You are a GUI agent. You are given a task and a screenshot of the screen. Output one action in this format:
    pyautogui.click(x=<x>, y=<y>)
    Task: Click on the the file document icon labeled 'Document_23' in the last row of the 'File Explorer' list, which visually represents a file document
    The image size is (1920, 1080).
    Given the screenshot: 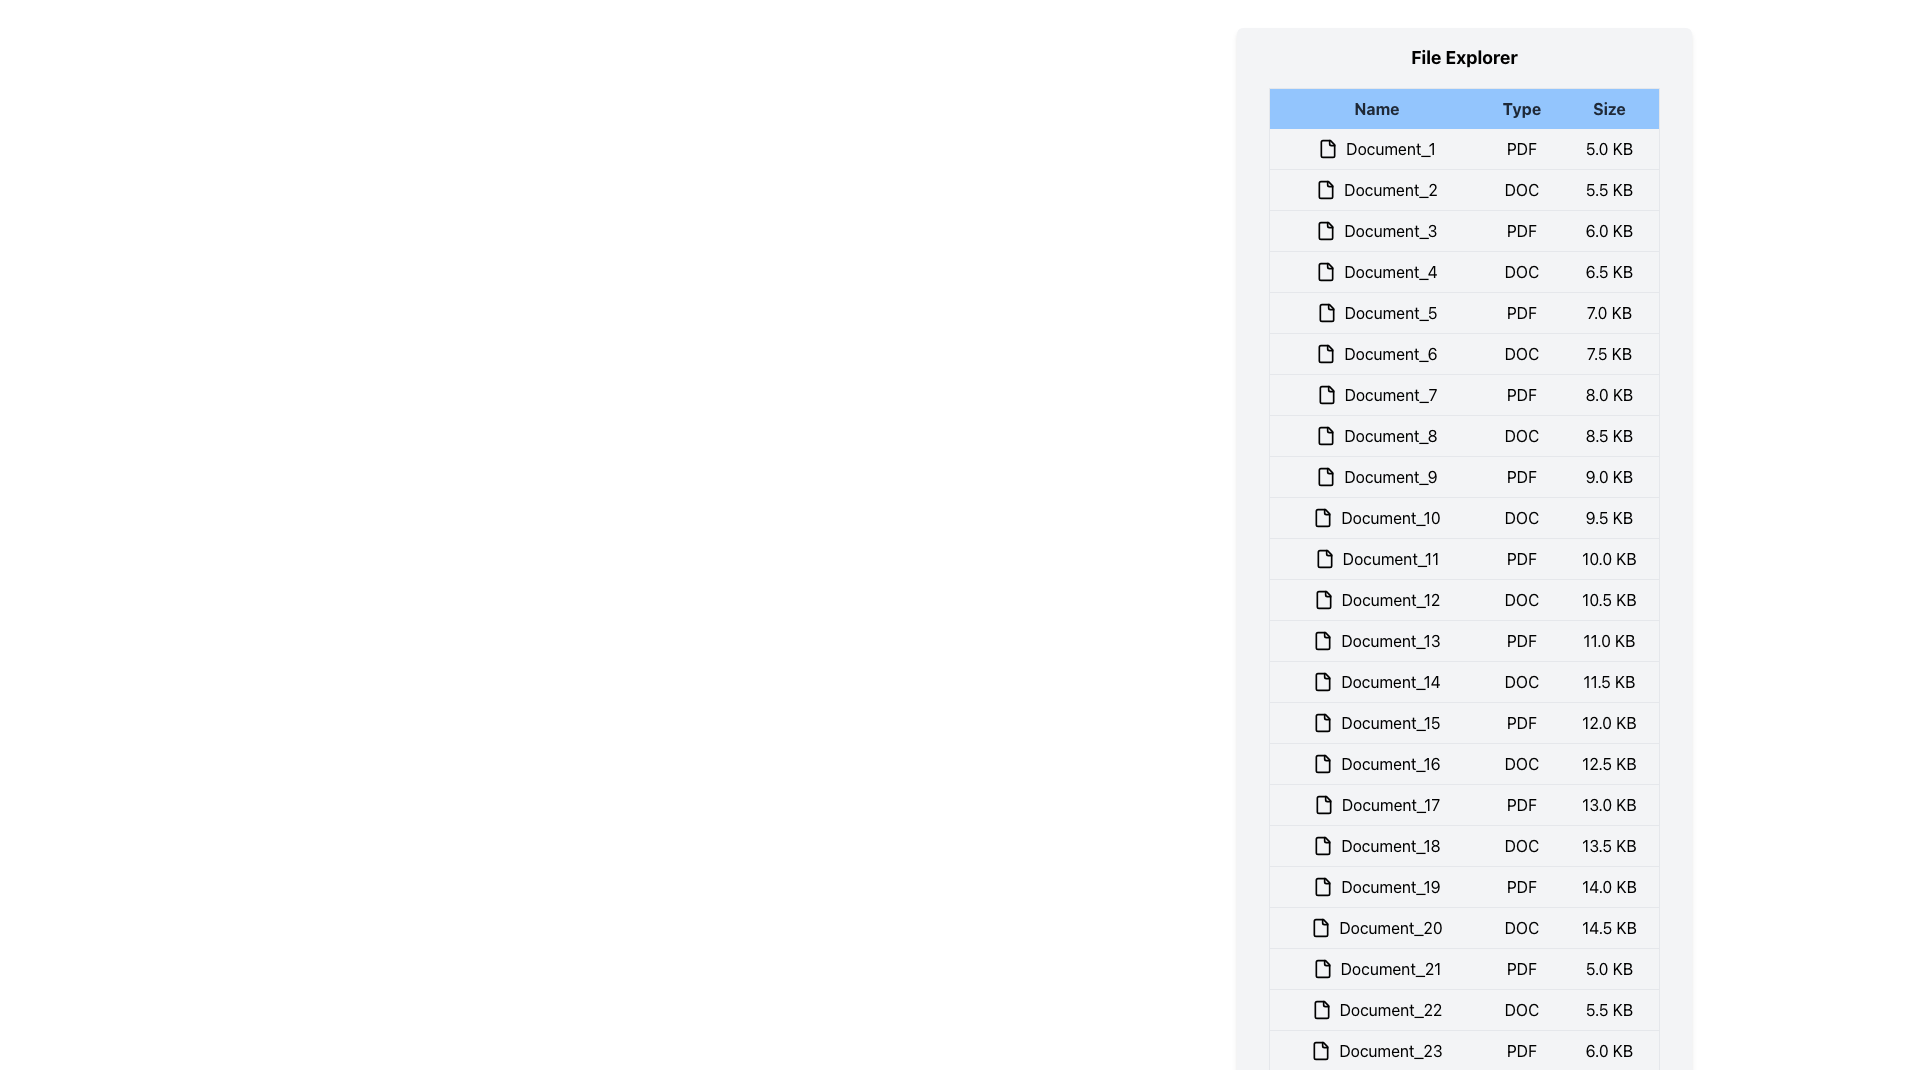 What is the action you would take?
    pyautogui.click(x=1321, y=1049)
    